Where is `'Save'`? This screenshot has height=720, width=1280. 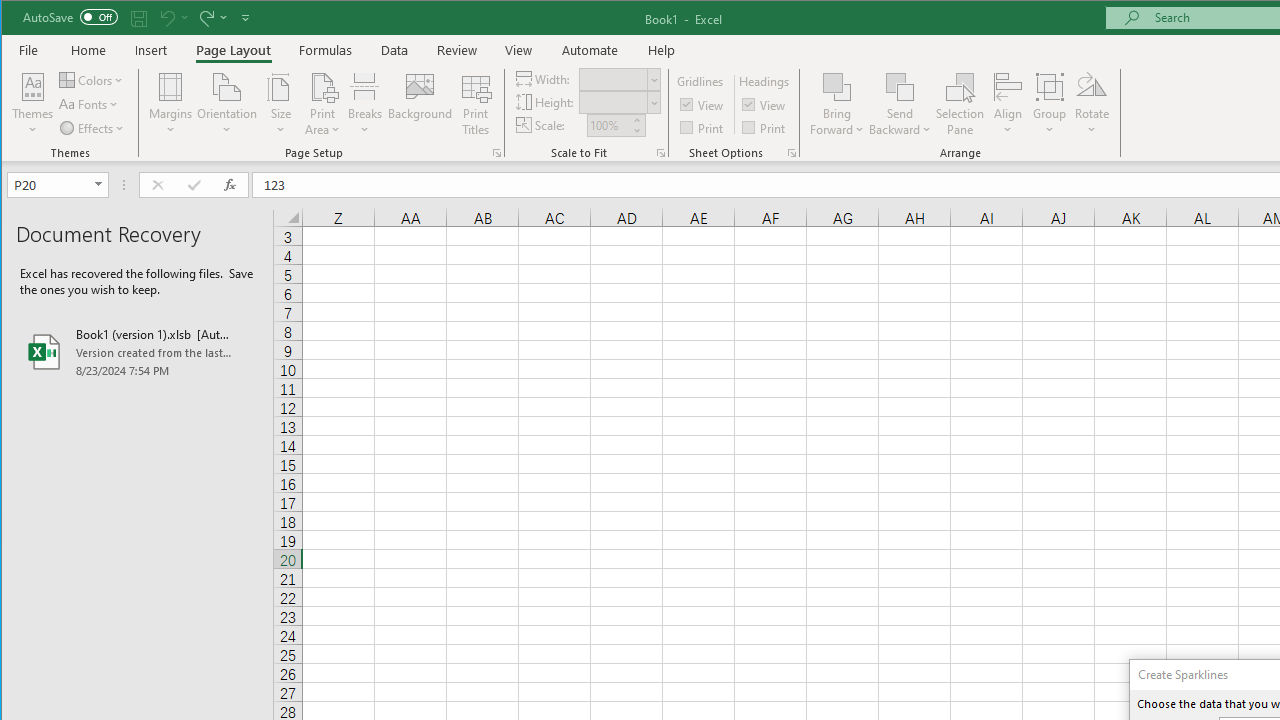 'Save' is located at coordinates (138, 17).